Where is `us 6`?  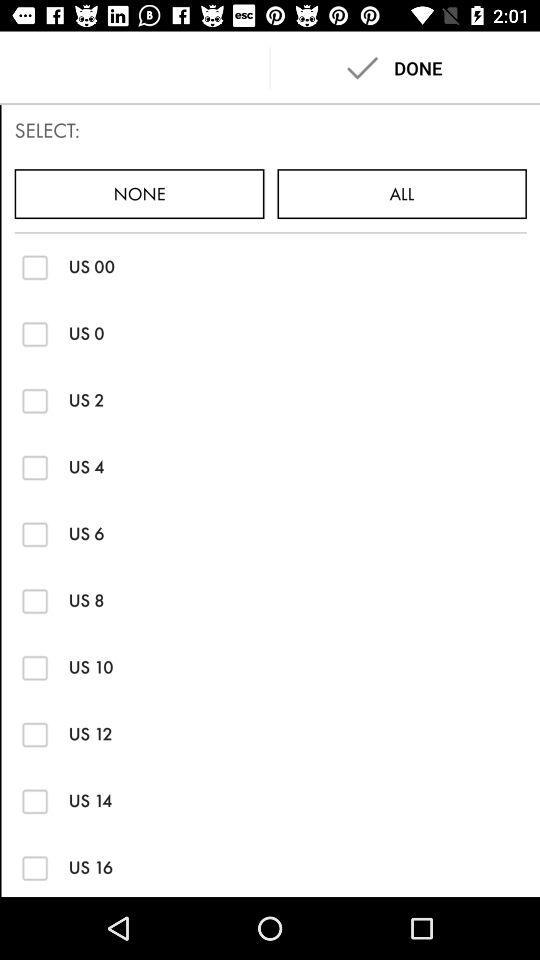
us 6 is located at coordinates (35, 533).